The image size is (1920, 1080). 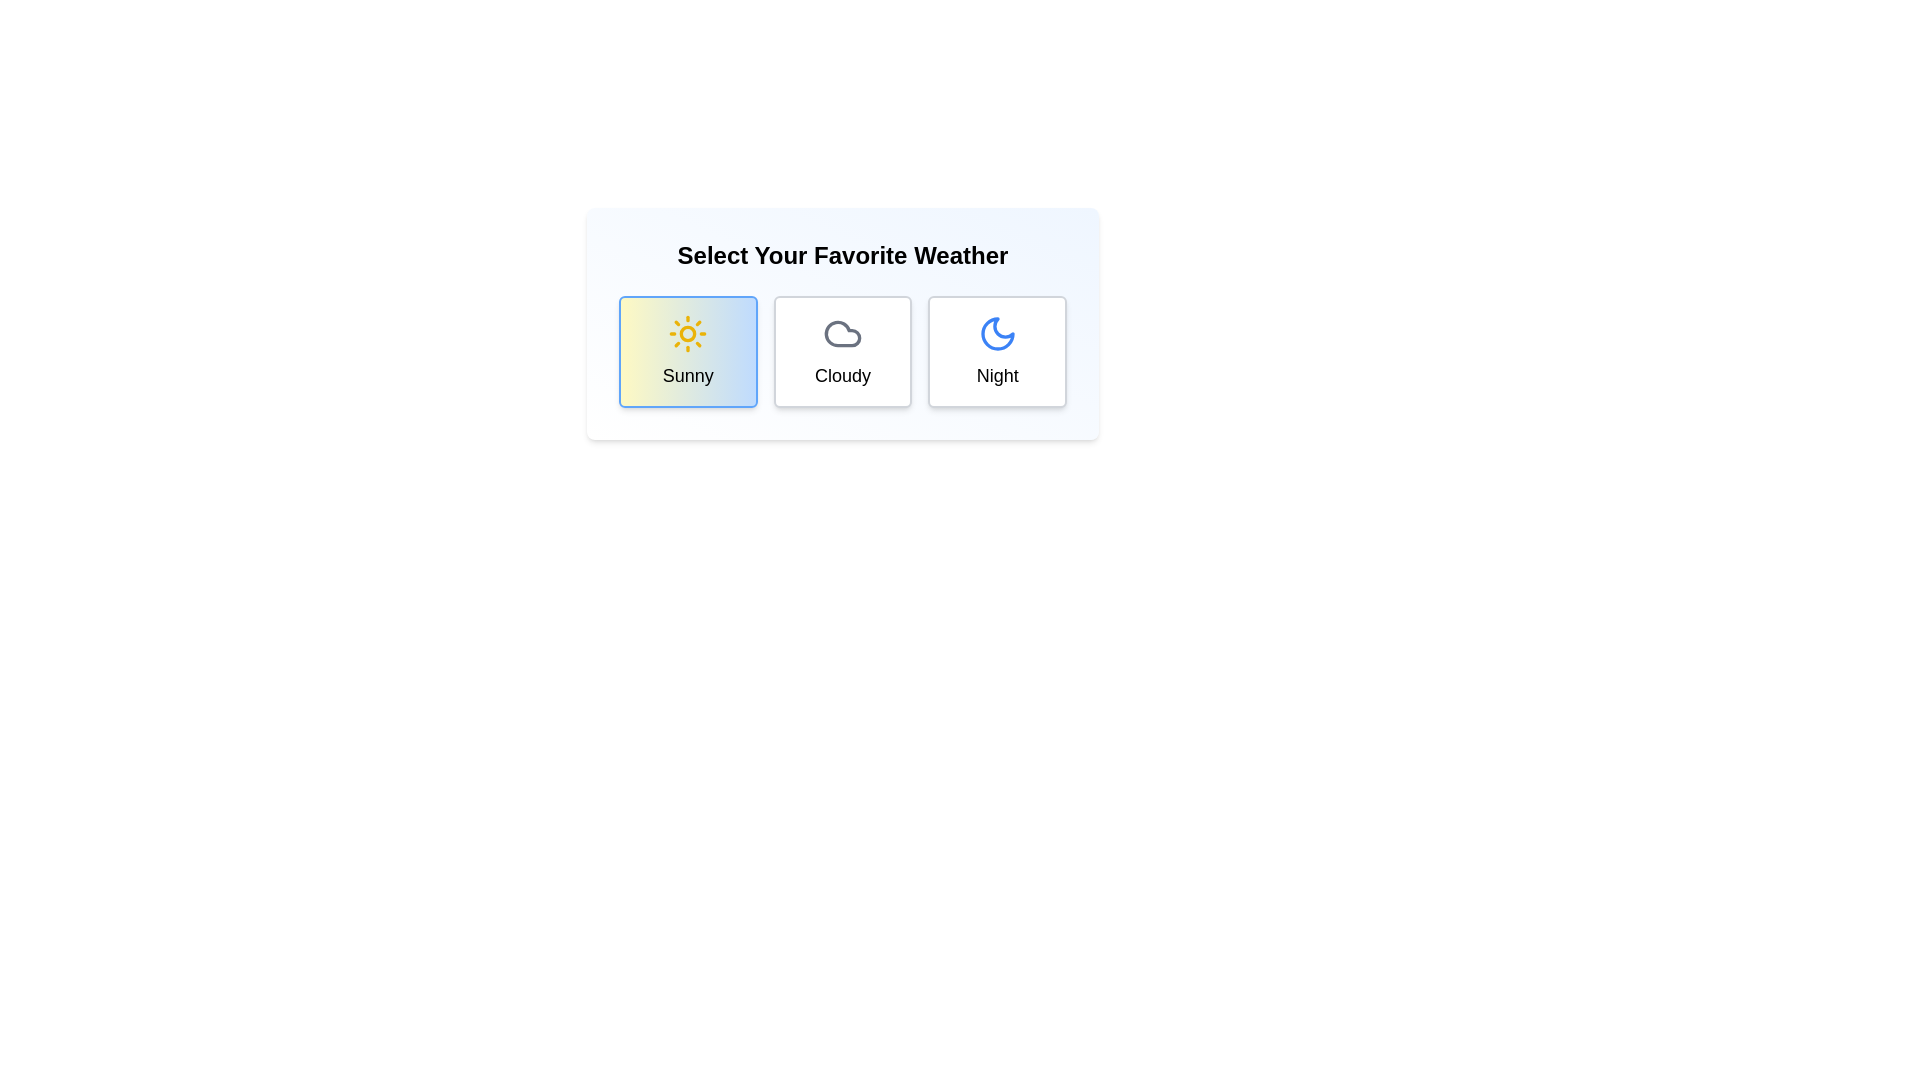 What do you see at coordinates (688, 350) in the screenshot?
I see `the 'Sunny' weather option card located at the top-left corner of the set of three horizontally arranged cards` at bounding box center [688, 350].